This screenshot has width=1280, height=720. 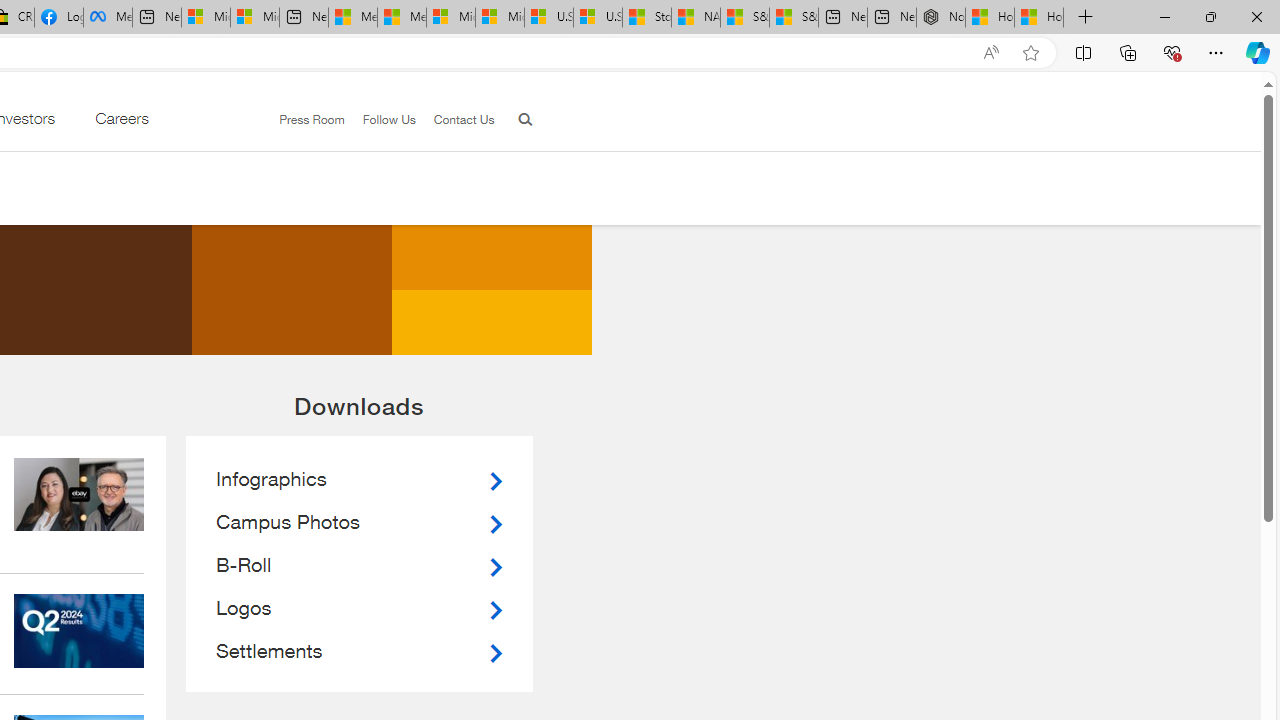 What do you see at coordinates (380, 120) in the screenshot?
I see `'Follow Us'` at bounding box center [380, 120].